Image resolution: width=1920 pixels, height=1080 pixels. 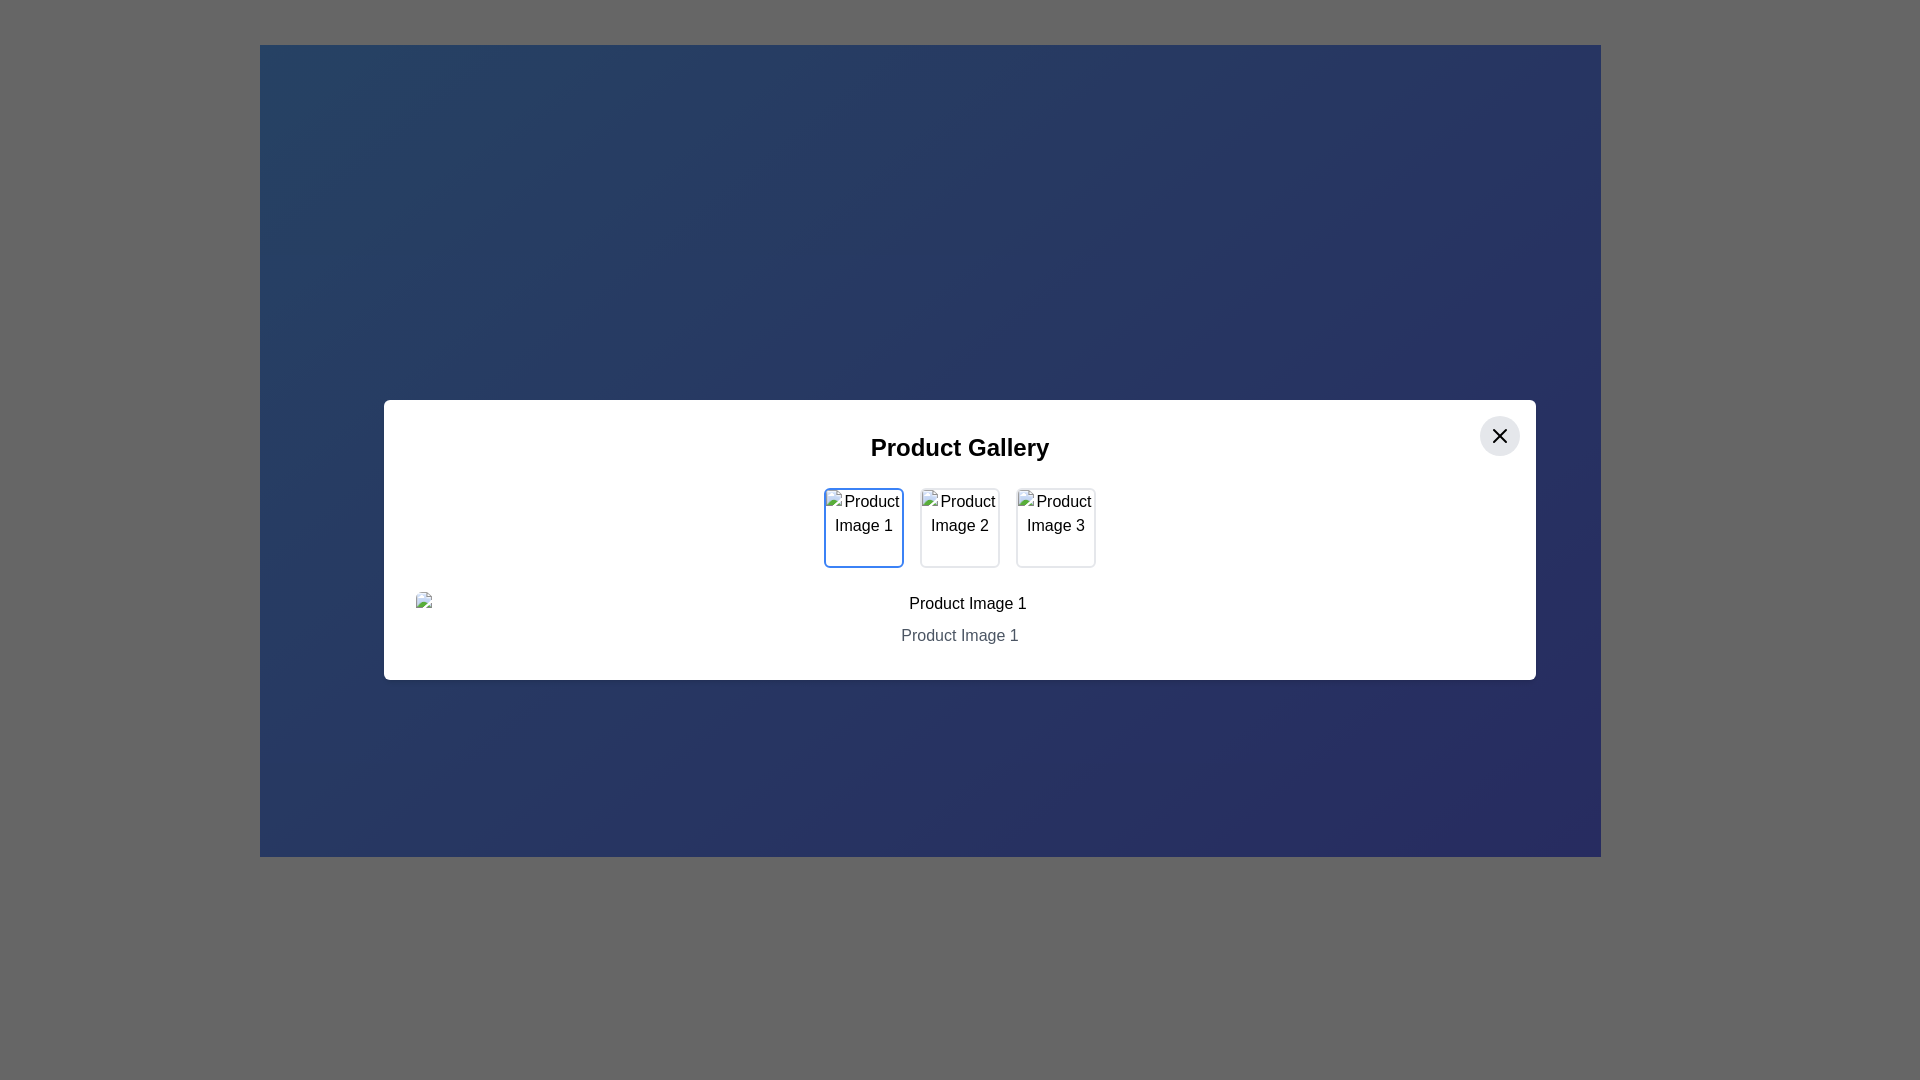 What do you see at coordinates (864, 527) in the screenshot?
I see `the image thumbnail labeled 'Product Image 1', which is a square image with rounded corners and a blue border` at bounding box center [864, 527].